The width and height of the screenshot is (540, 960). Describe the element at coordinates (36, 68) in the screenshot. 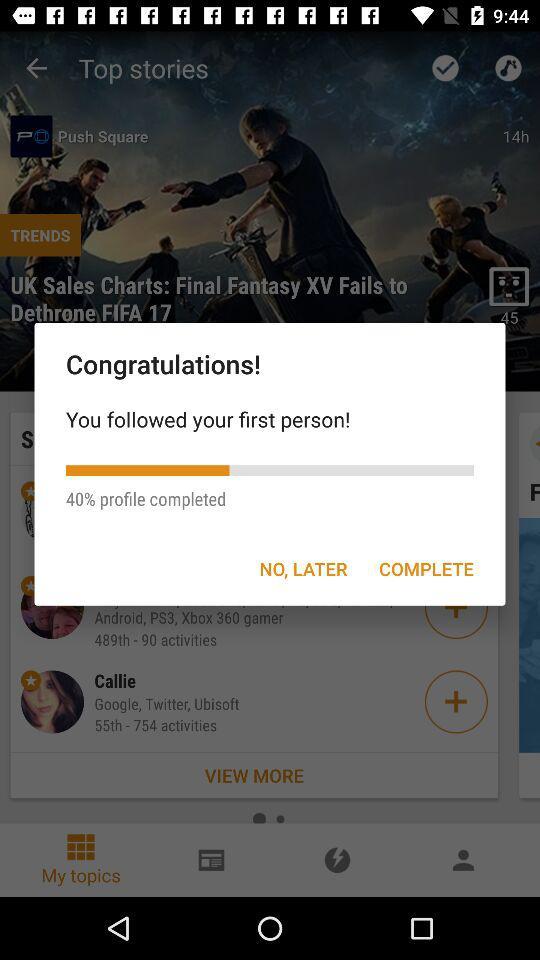

I see `the arrow_backward icon` at that location.